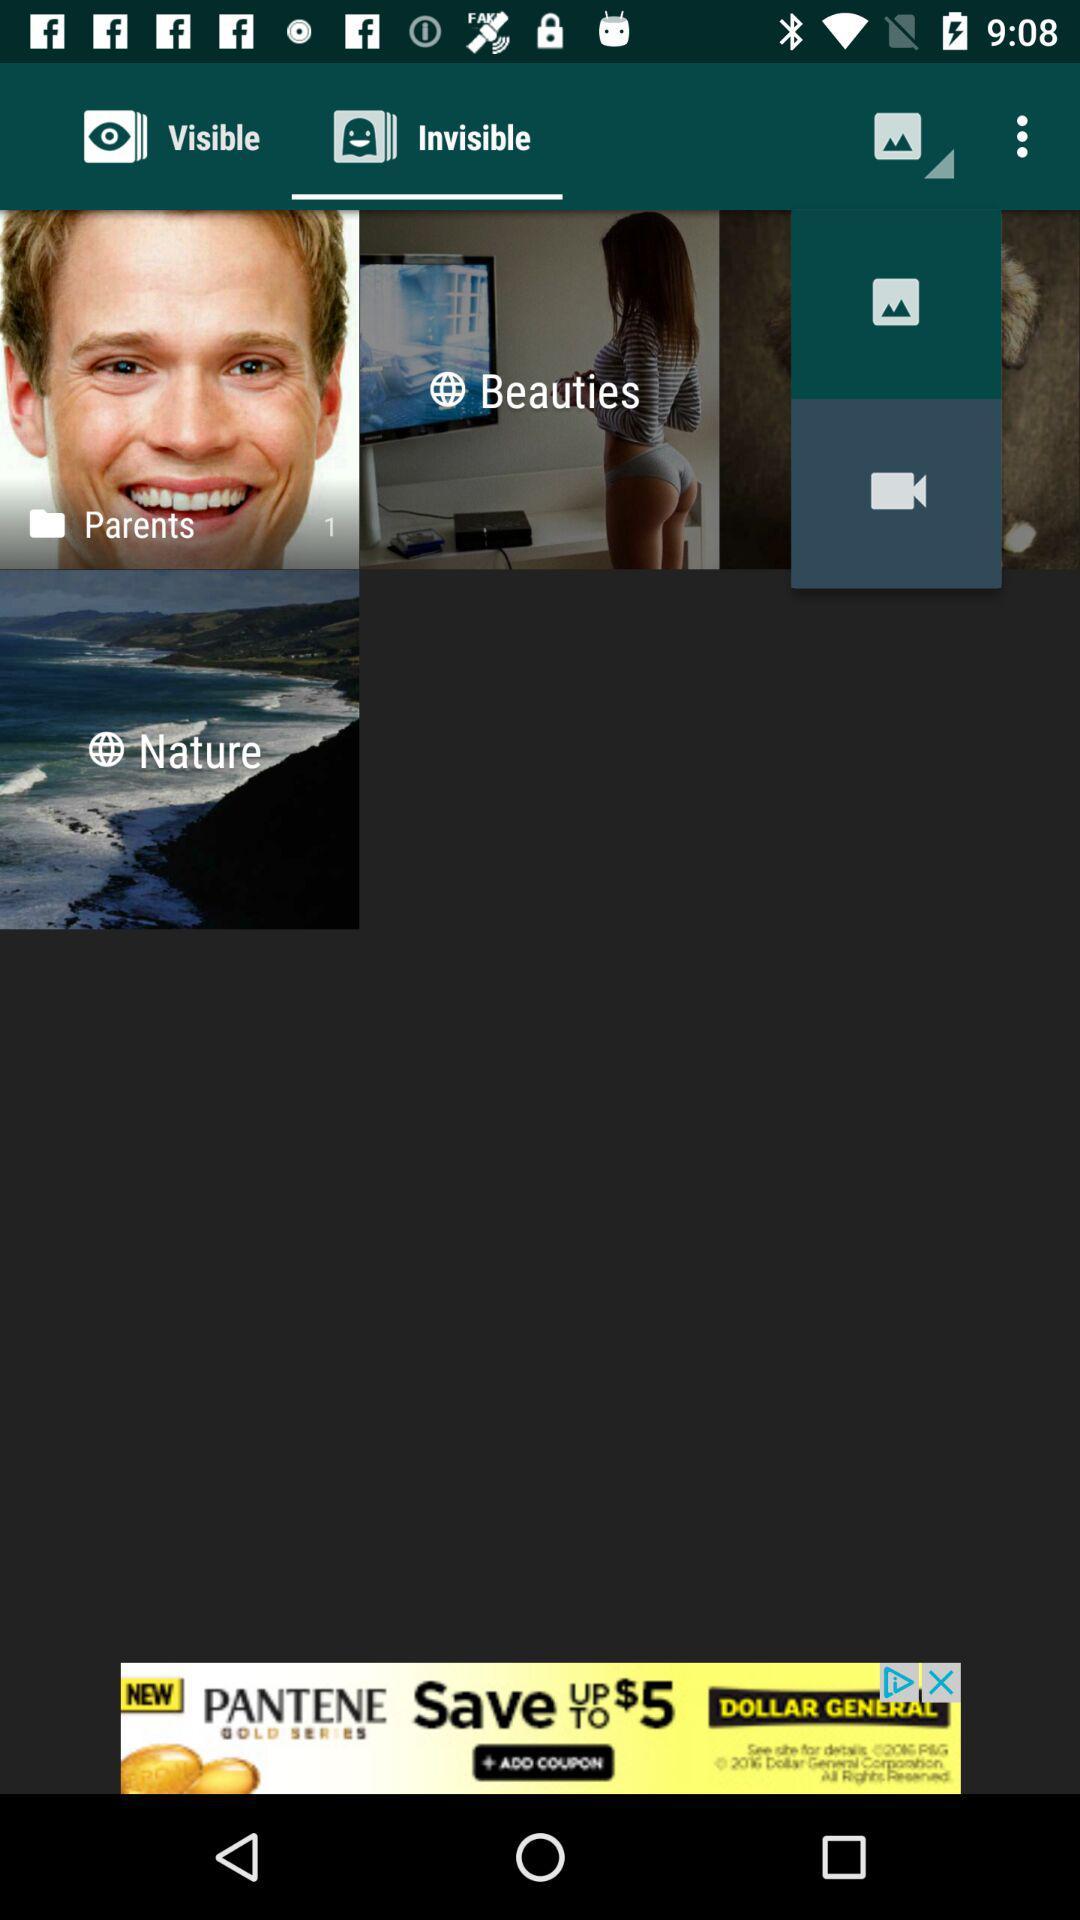 This screenshot has height=1920, width=1080. I want to click on advertisement banner, so click(540, 1727).